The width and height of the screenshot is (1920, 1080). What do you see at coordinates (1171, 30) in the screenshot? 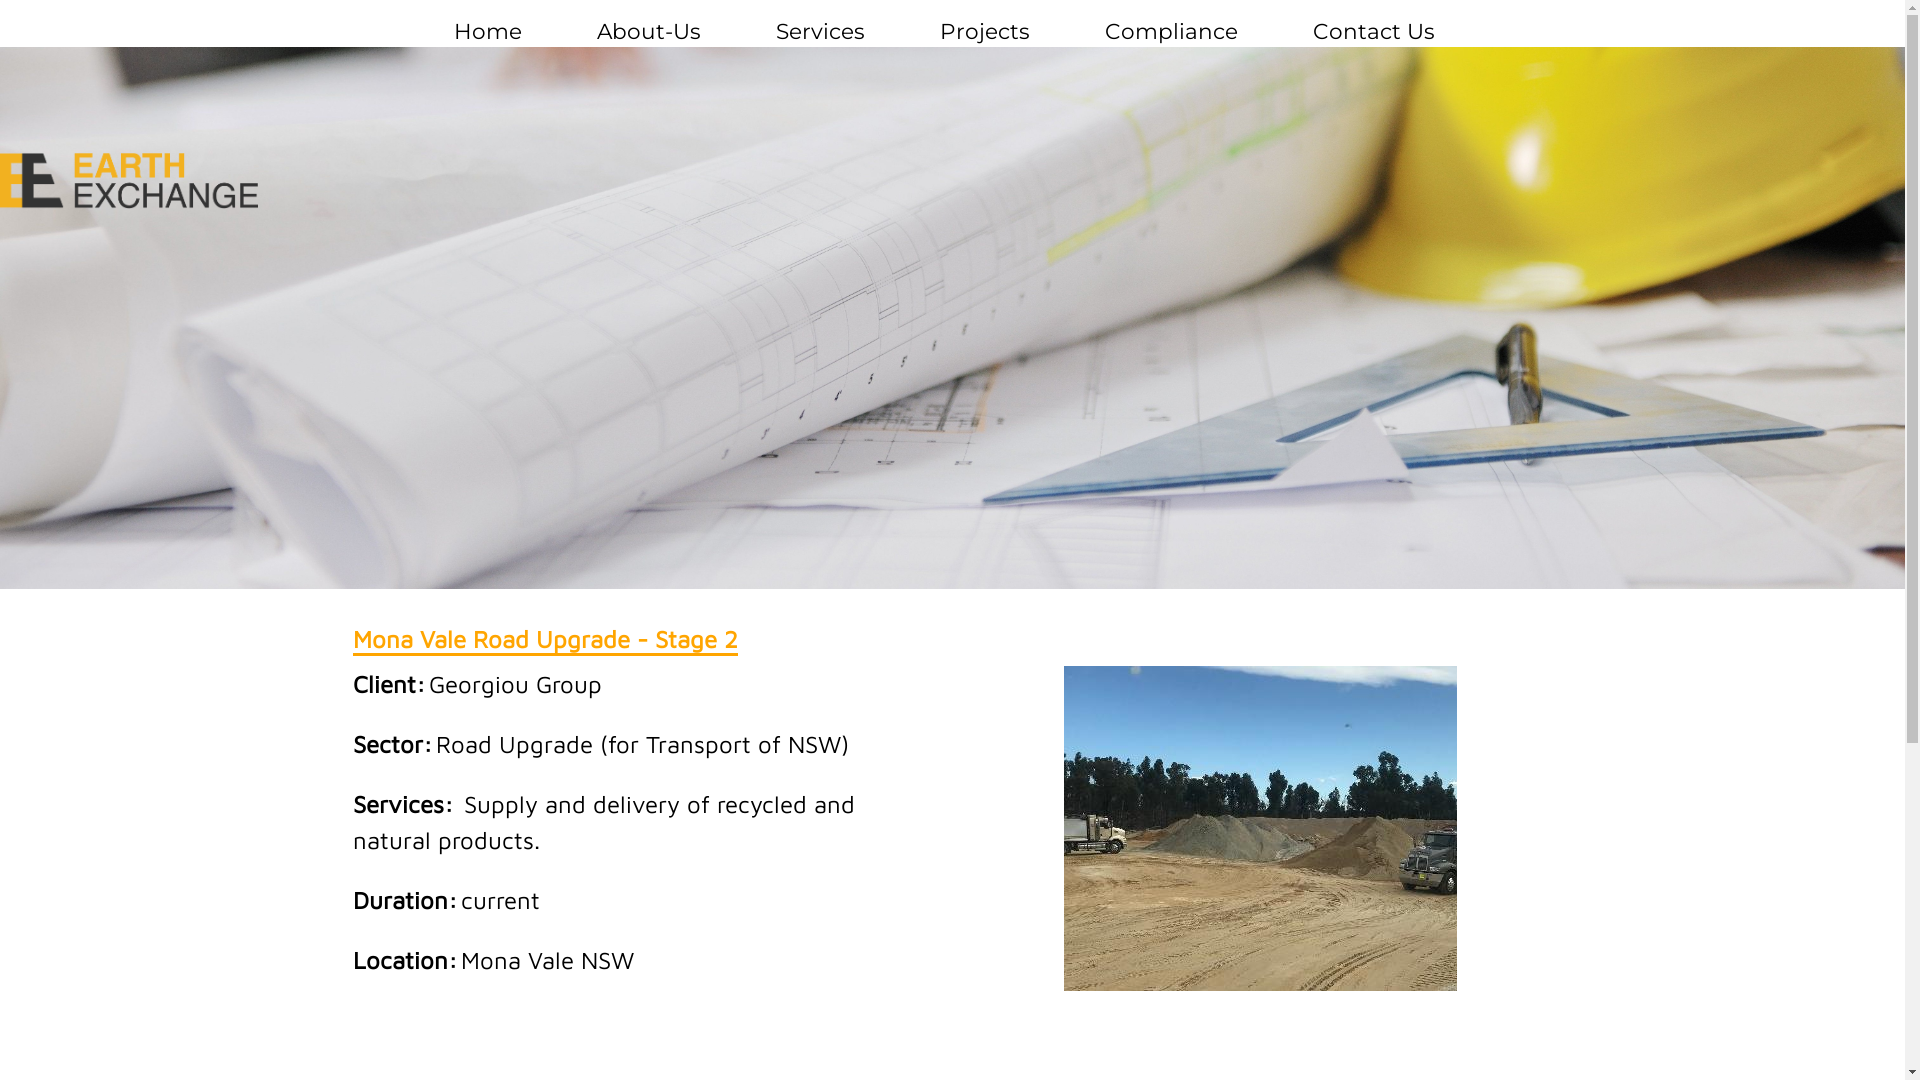
I see `'Compliance'` at bounding box center [1171, 30].